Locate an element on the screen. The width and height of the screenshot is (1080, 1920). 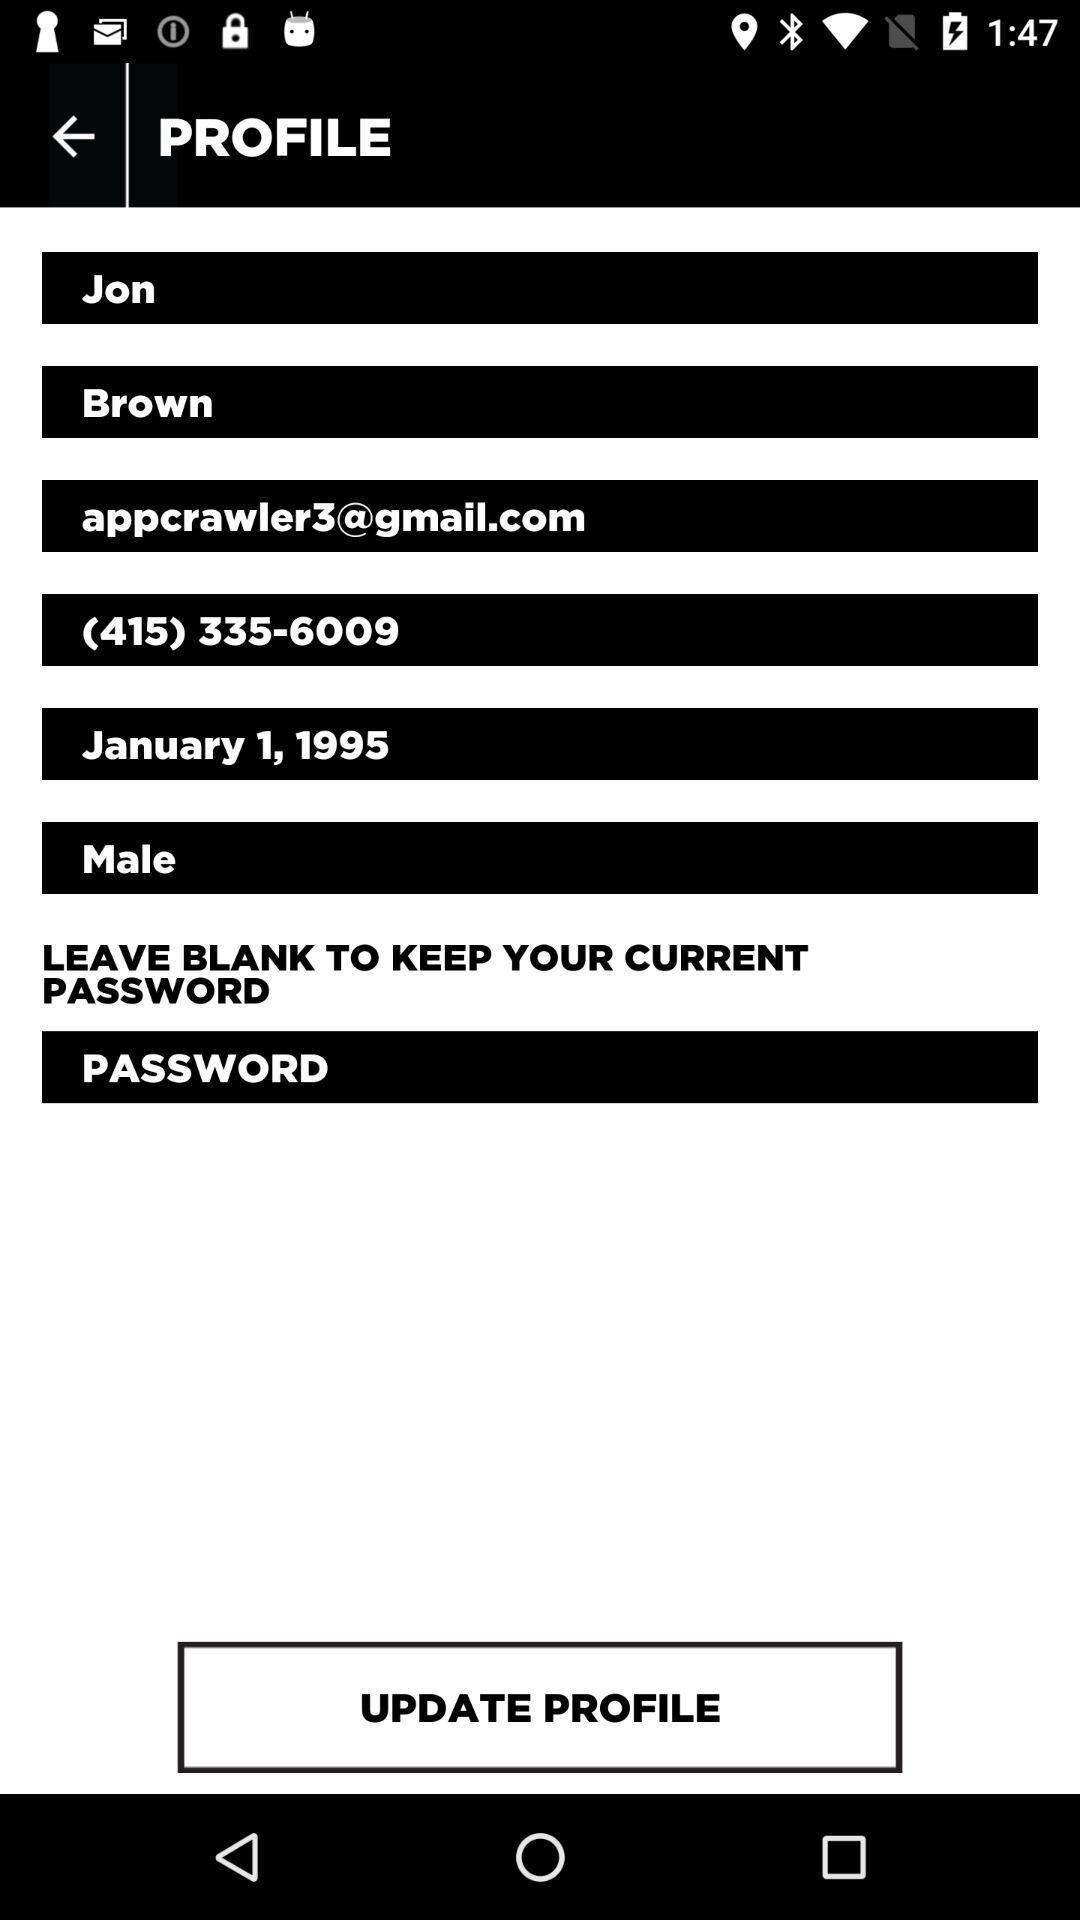
the brown item is located at coordinates (540, 401).